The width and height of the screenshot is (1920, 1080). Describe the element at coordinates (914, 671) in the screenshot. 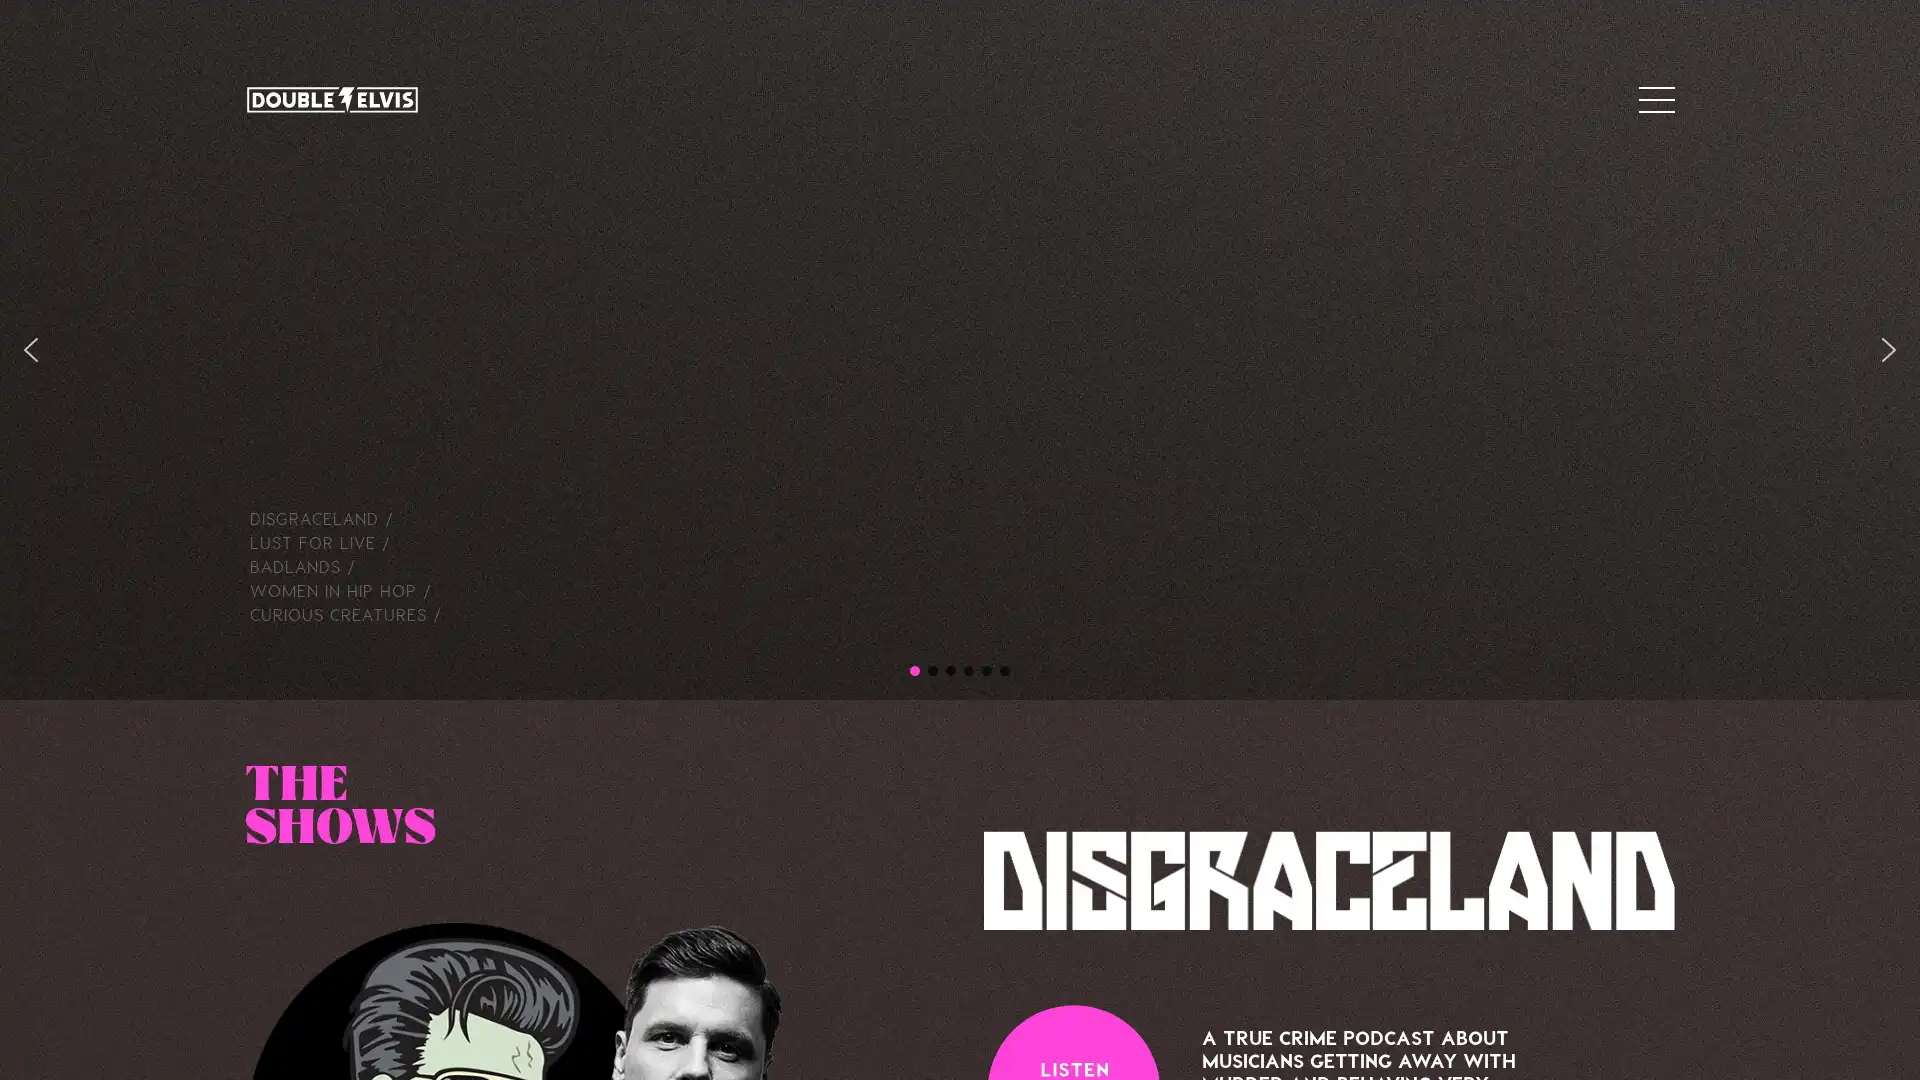

I see `DE hero` at that location.